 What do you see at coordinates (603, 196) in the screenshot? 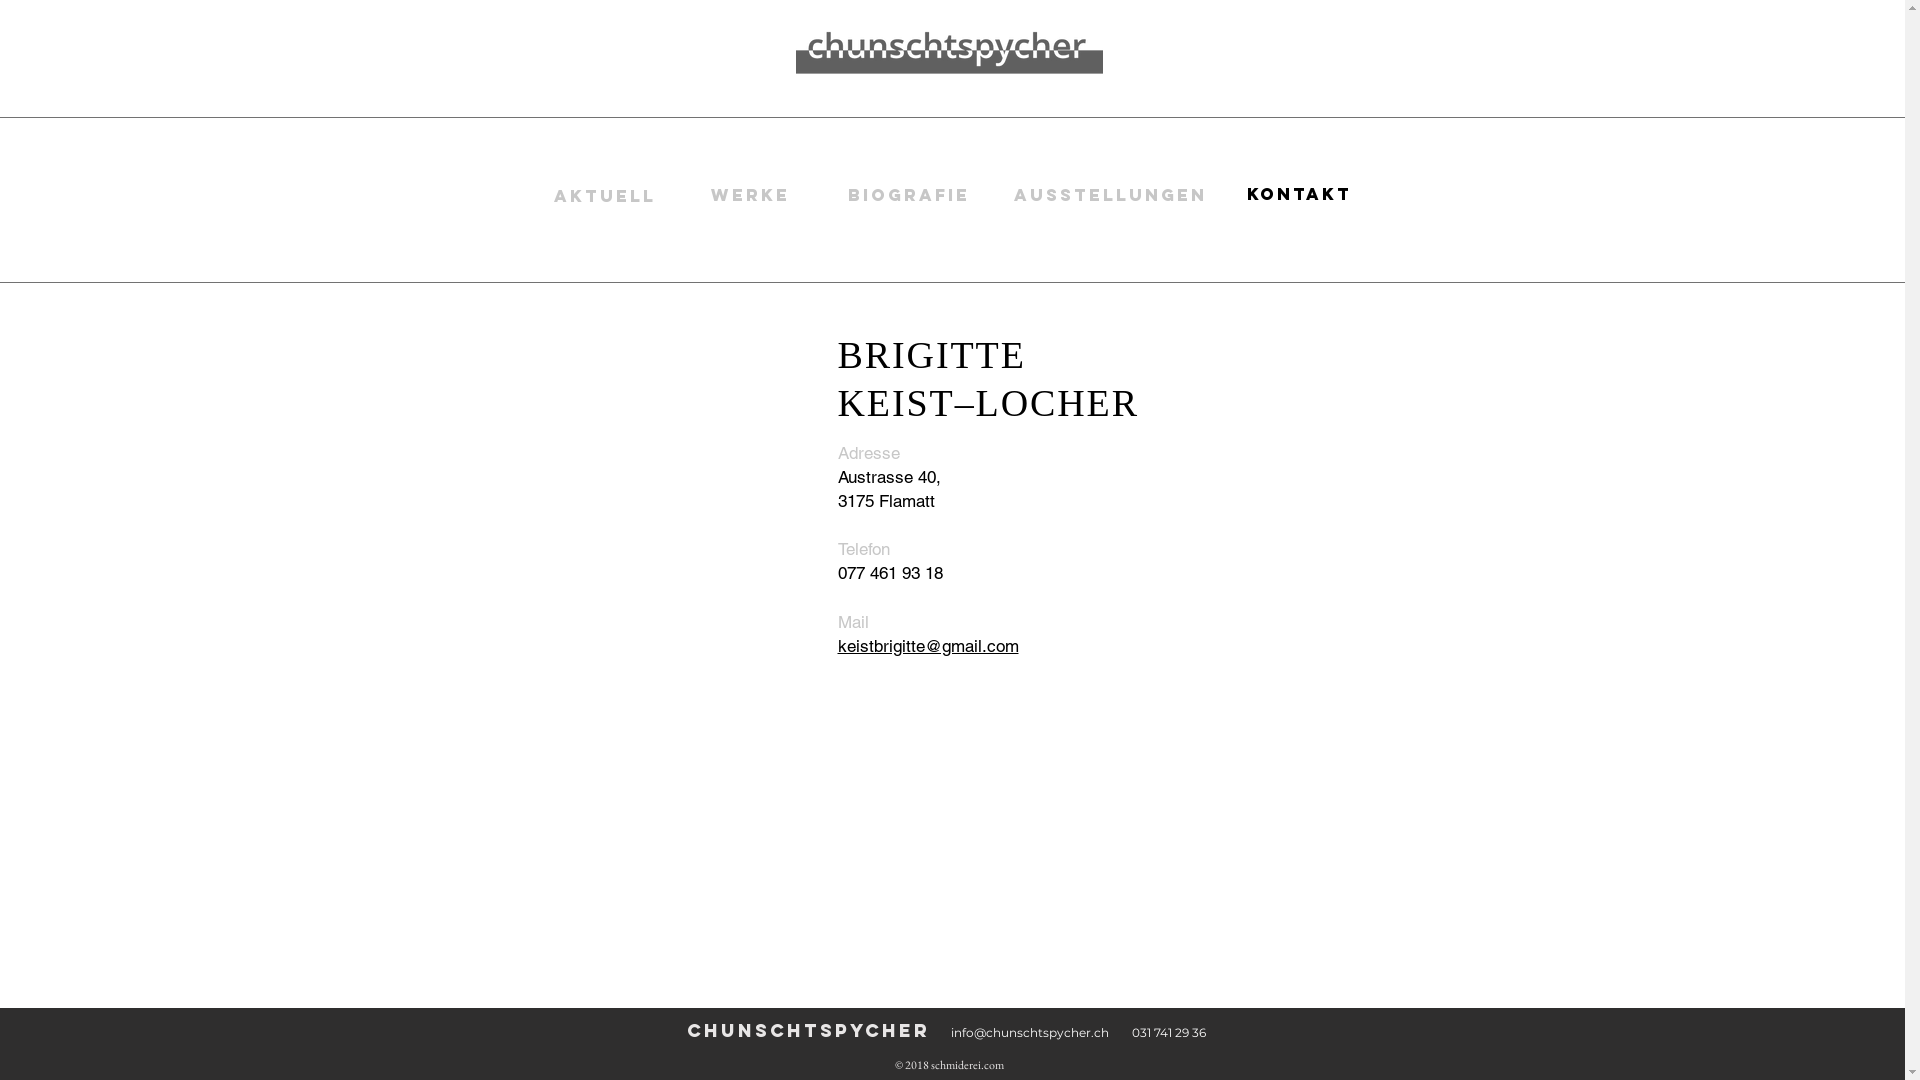
I see `'AKTUELL'` at bounding box center [603, 196].